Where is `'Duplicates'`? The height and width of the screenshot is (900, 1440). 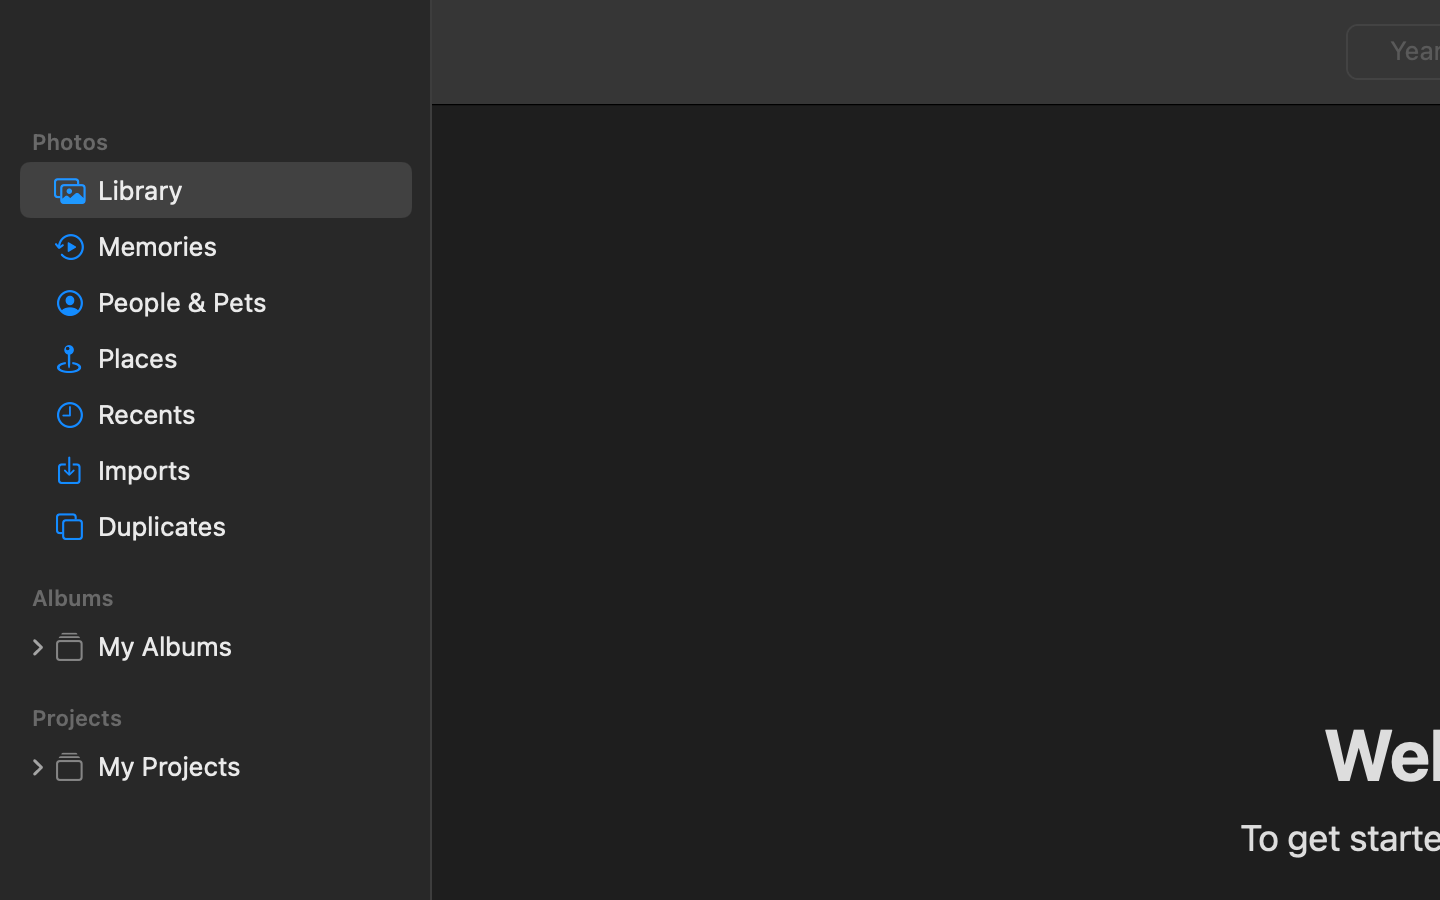 'Duplicates' is located at coordinates (245, 524).